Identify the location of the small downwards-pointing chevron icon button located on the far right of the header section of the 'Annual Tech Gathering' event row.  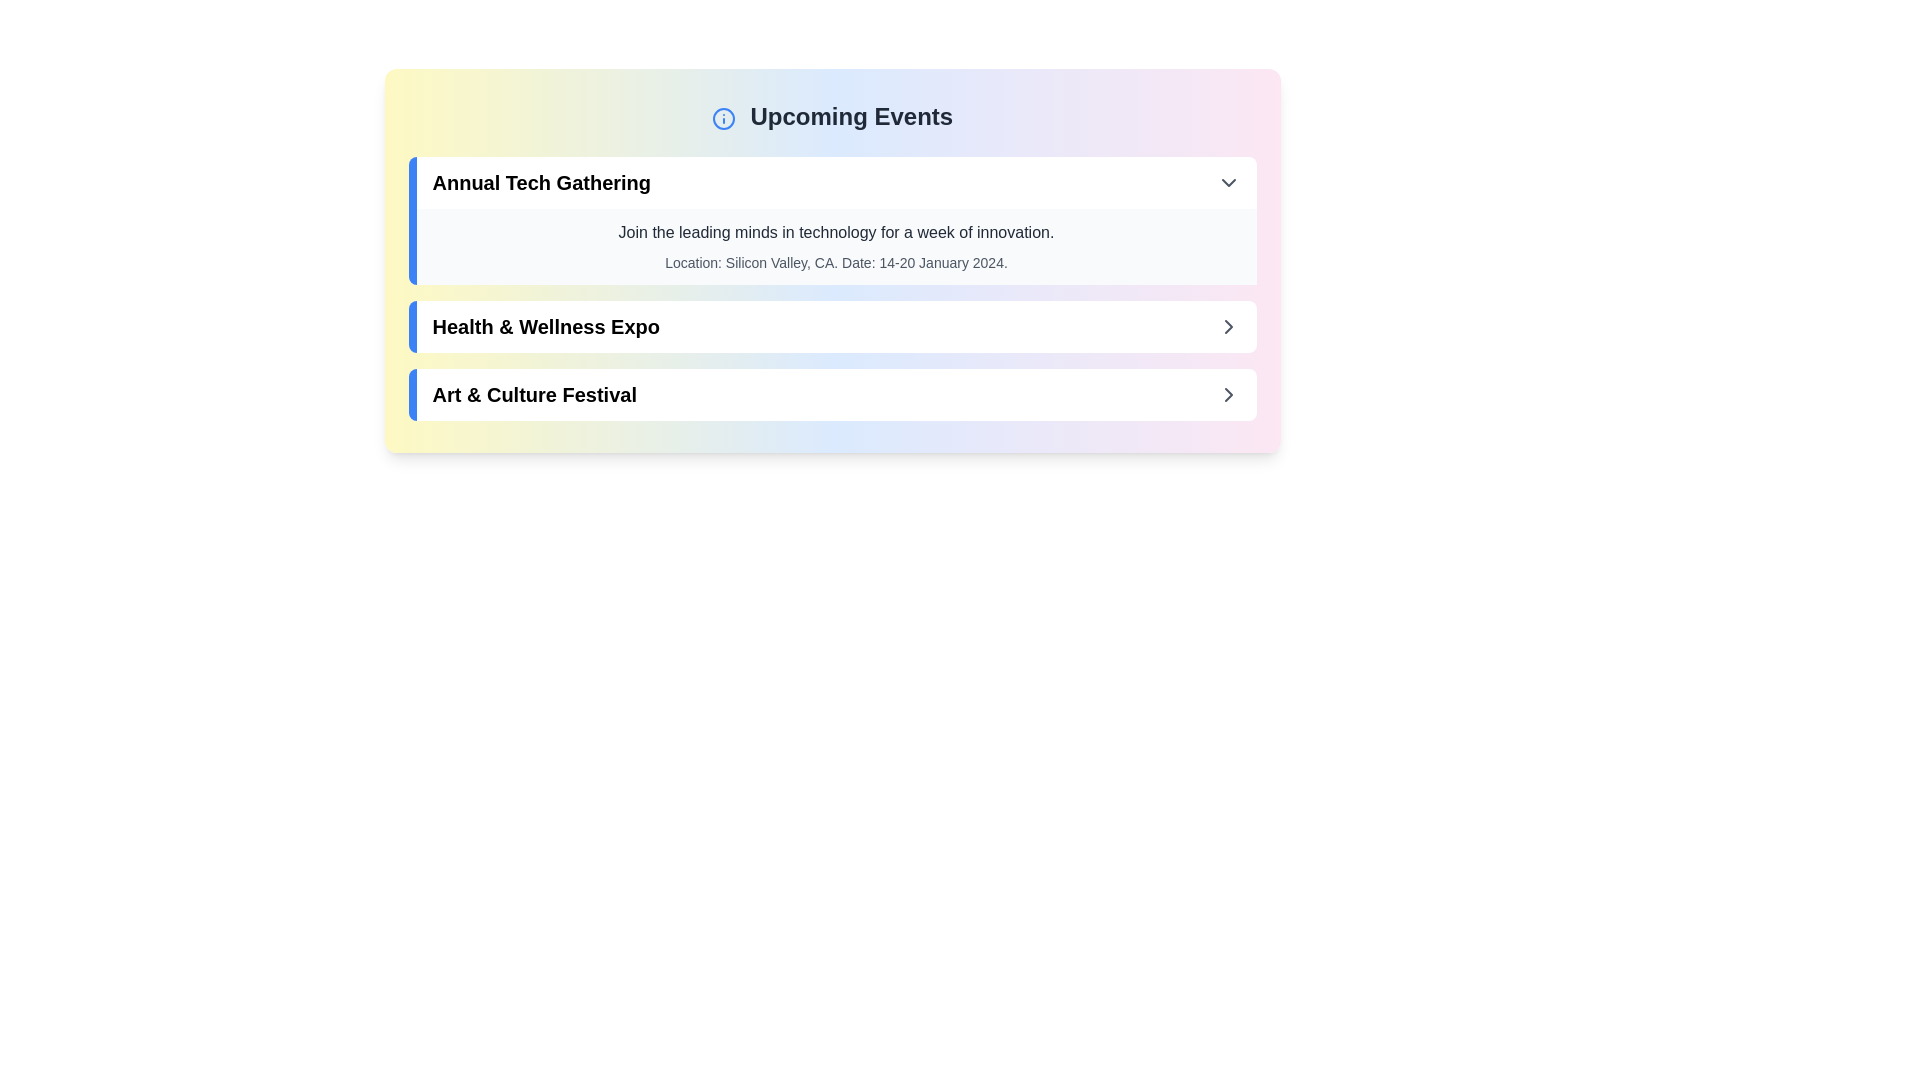
(1227, 182).